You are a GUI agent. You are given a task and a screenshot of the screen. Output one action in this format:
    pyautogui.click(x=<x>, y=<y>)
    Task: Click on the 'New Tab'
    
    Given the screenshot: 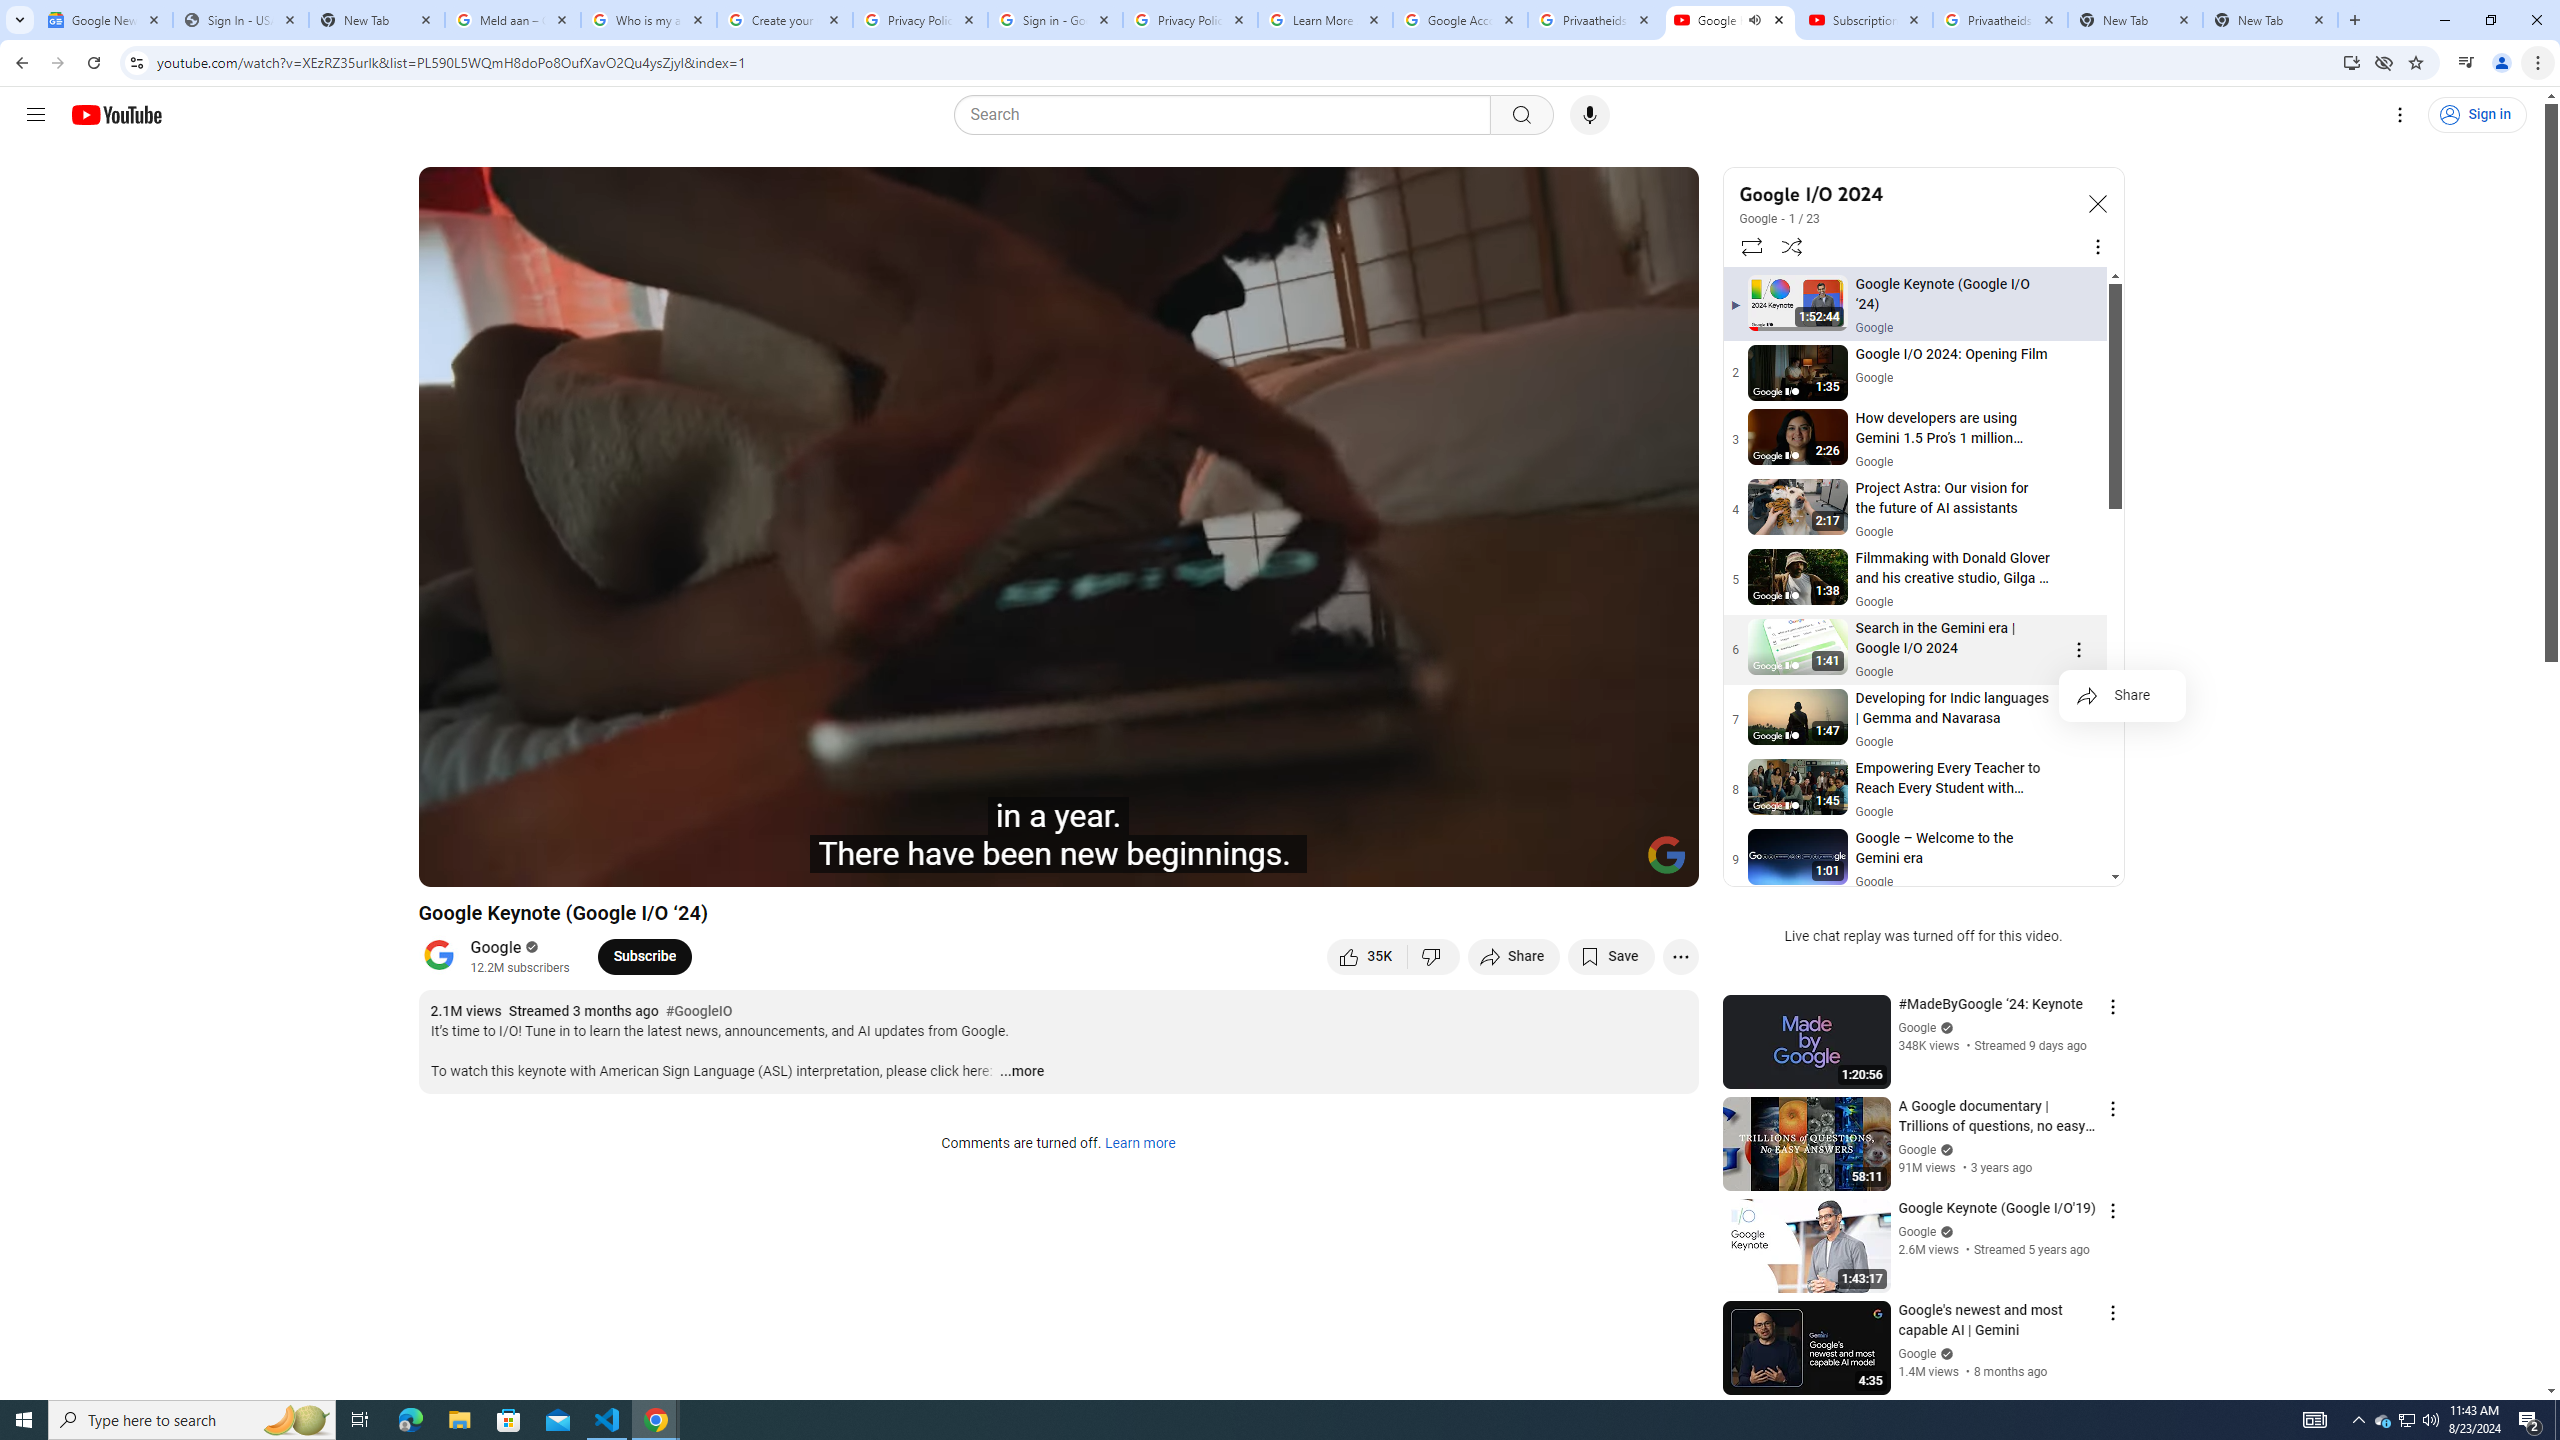 What is the action you would take?
    pyautogui.click(x=2270, y=19)
    